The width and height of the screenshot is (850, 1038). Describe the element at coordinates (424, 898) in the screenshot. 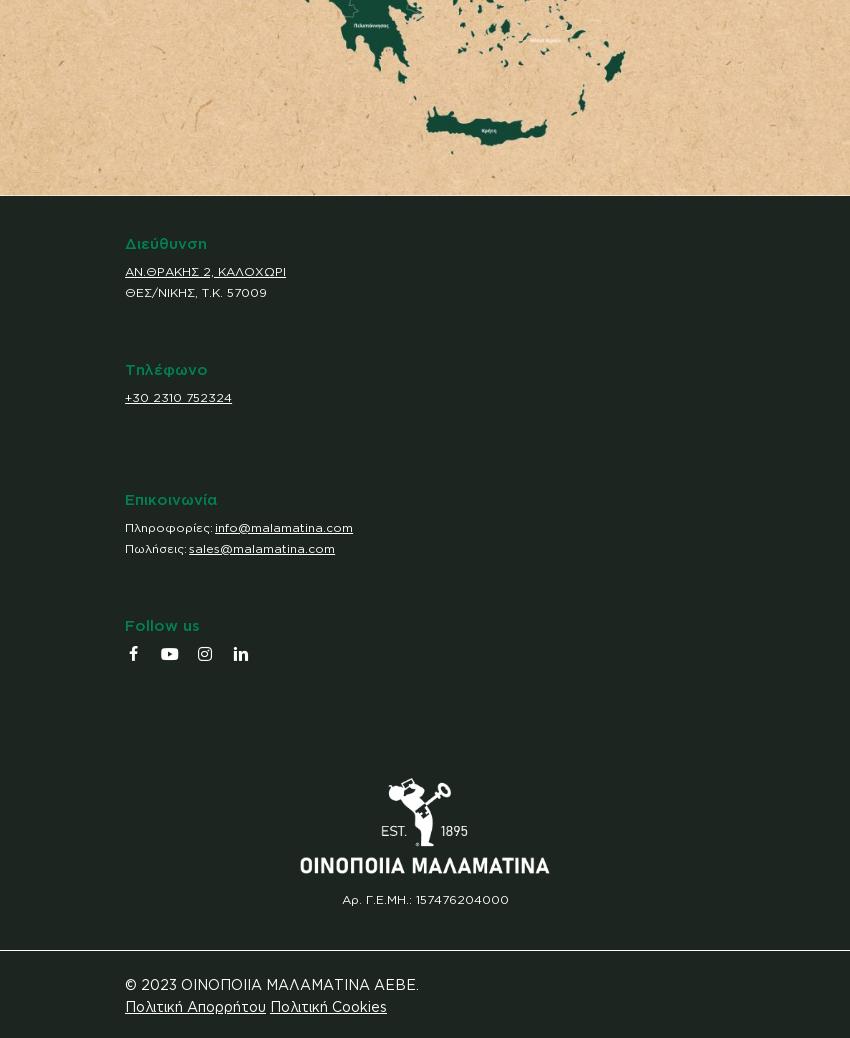

I see `'Αρ. Γ.Ε.ΜΗ.: 157476204000'` at that location.